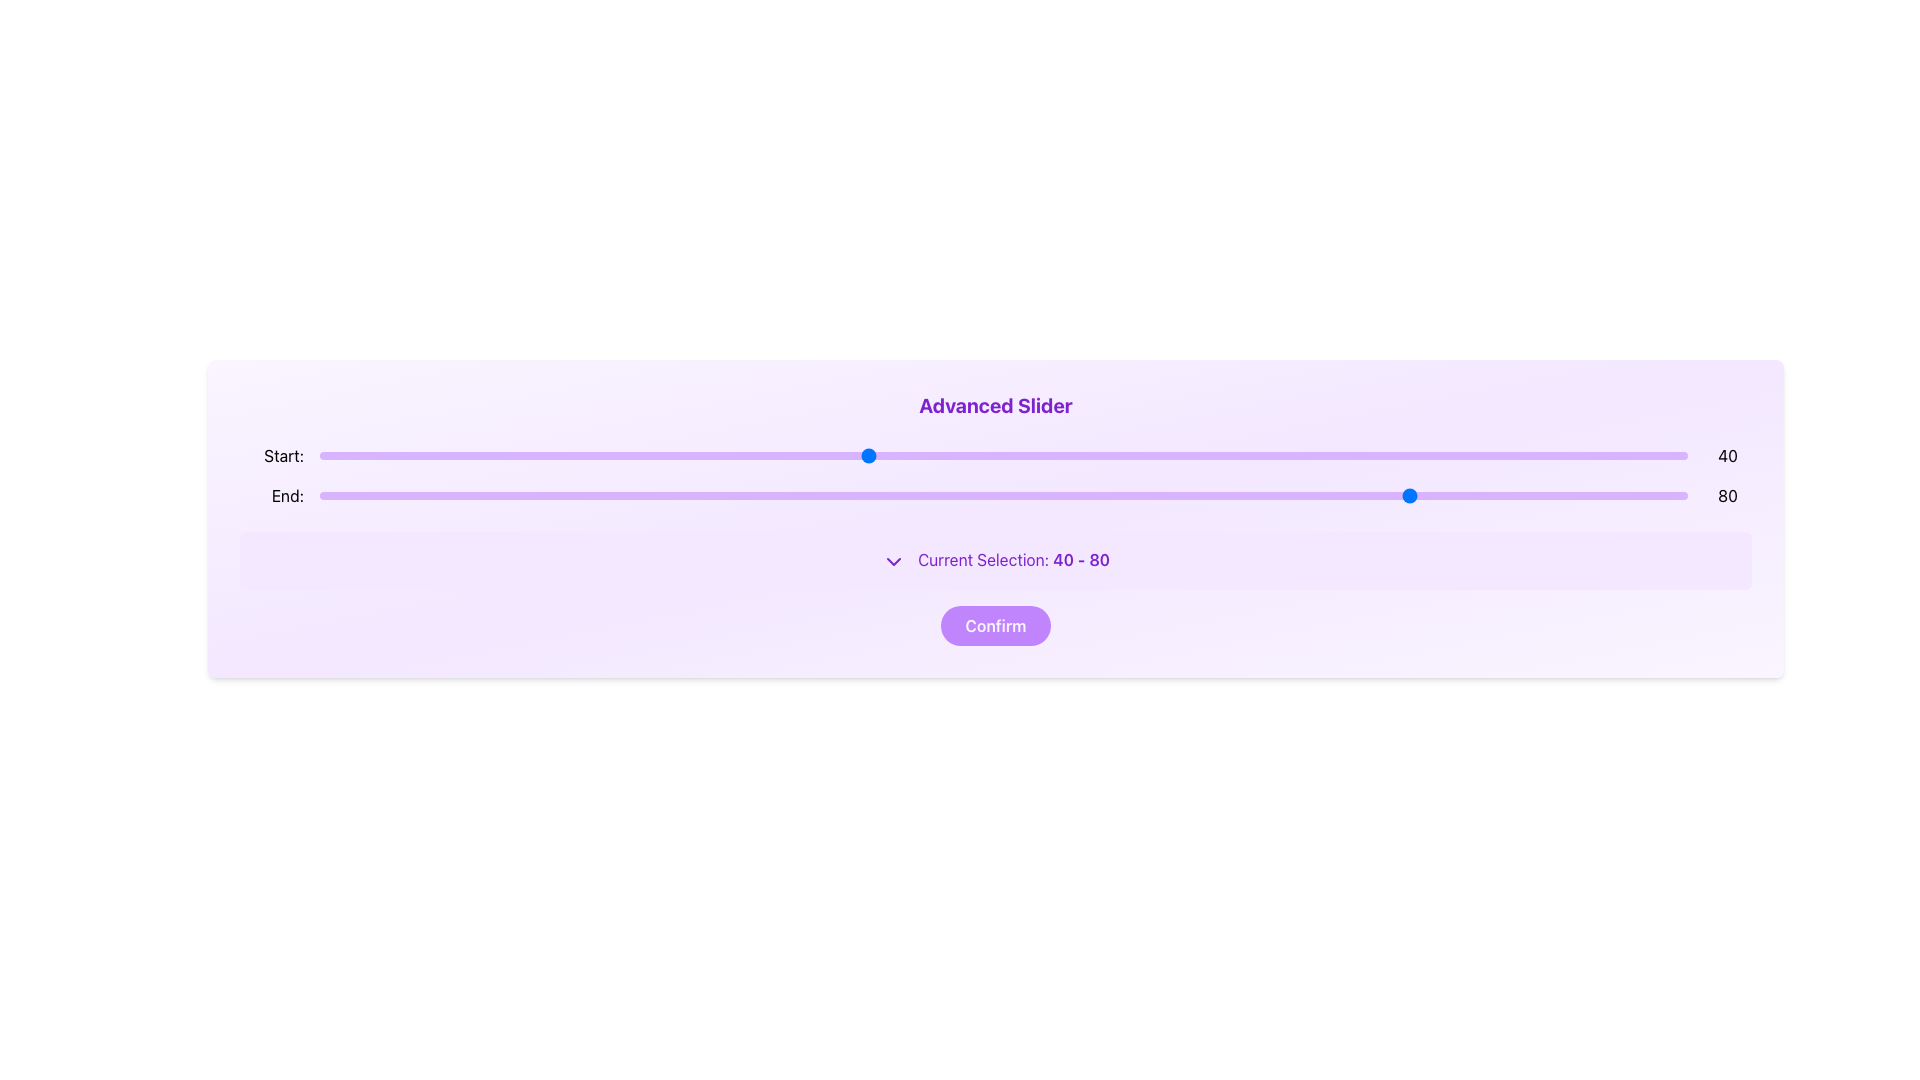 This screenshot has height=1080, width=1920. Describe the element at coordinates (1003, 495) in the screenshot. I see `the 'End' value` at that location.